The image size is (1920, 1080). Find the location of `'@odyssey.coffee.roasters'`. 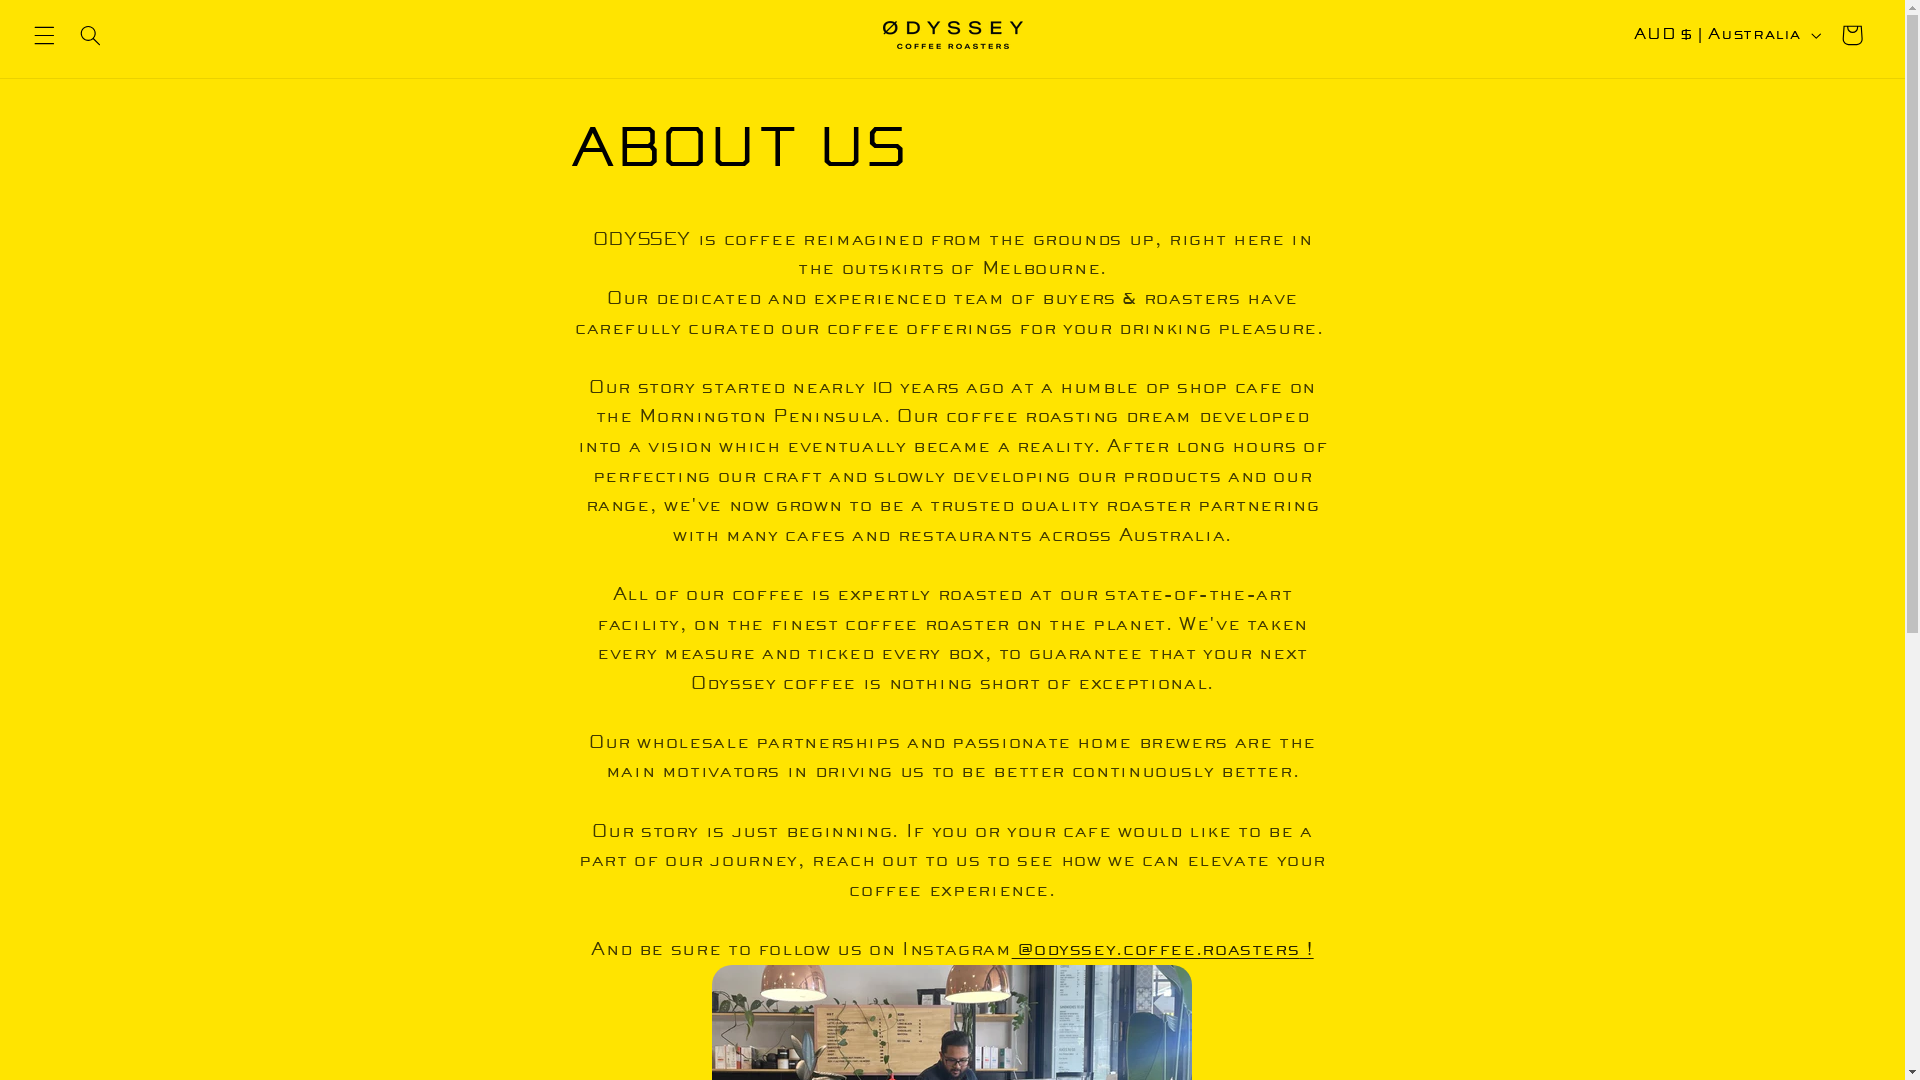

'@odyssey.coffee.roasters' is located at coordinates (1156, 947).